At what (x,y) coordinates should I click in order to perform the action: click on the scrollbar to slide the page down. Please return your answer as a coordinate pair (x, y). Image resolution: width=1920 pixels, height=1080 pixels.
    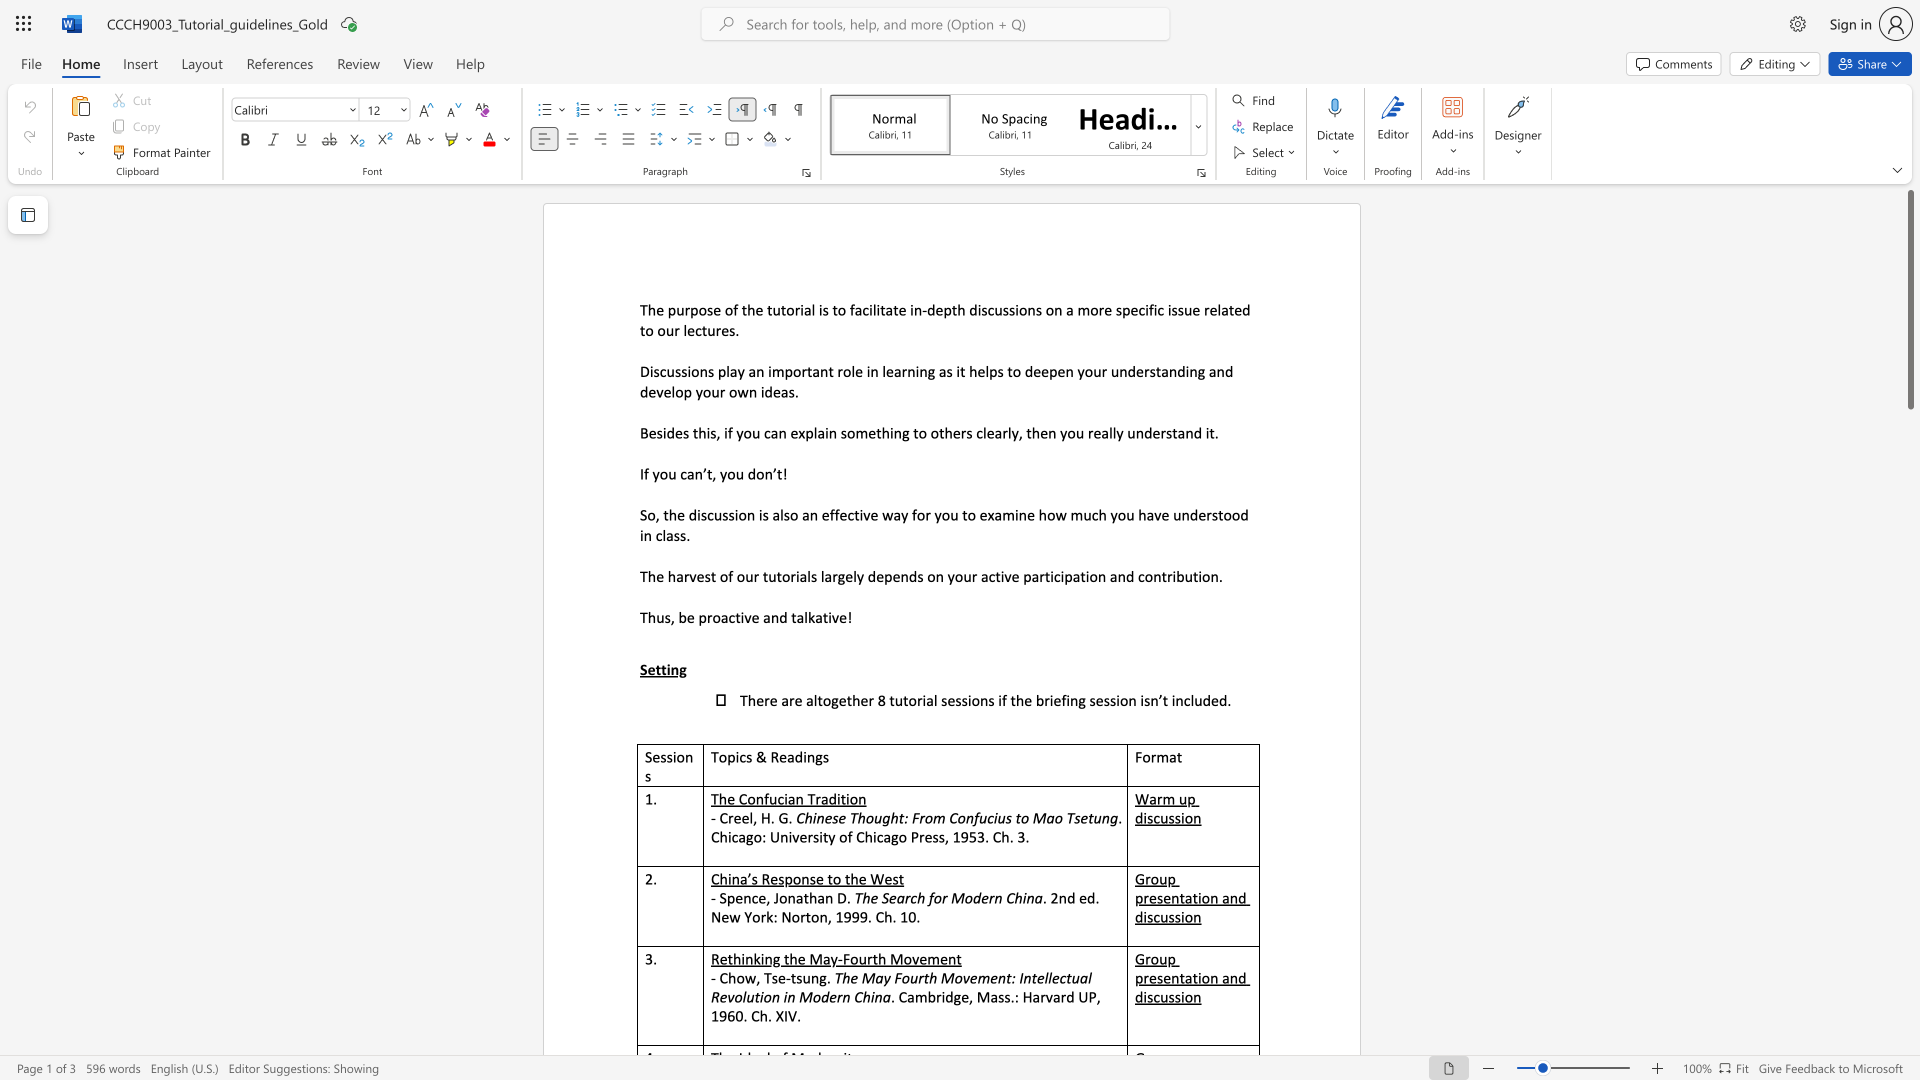
    Looking at the image, I should click on (1909, 740).